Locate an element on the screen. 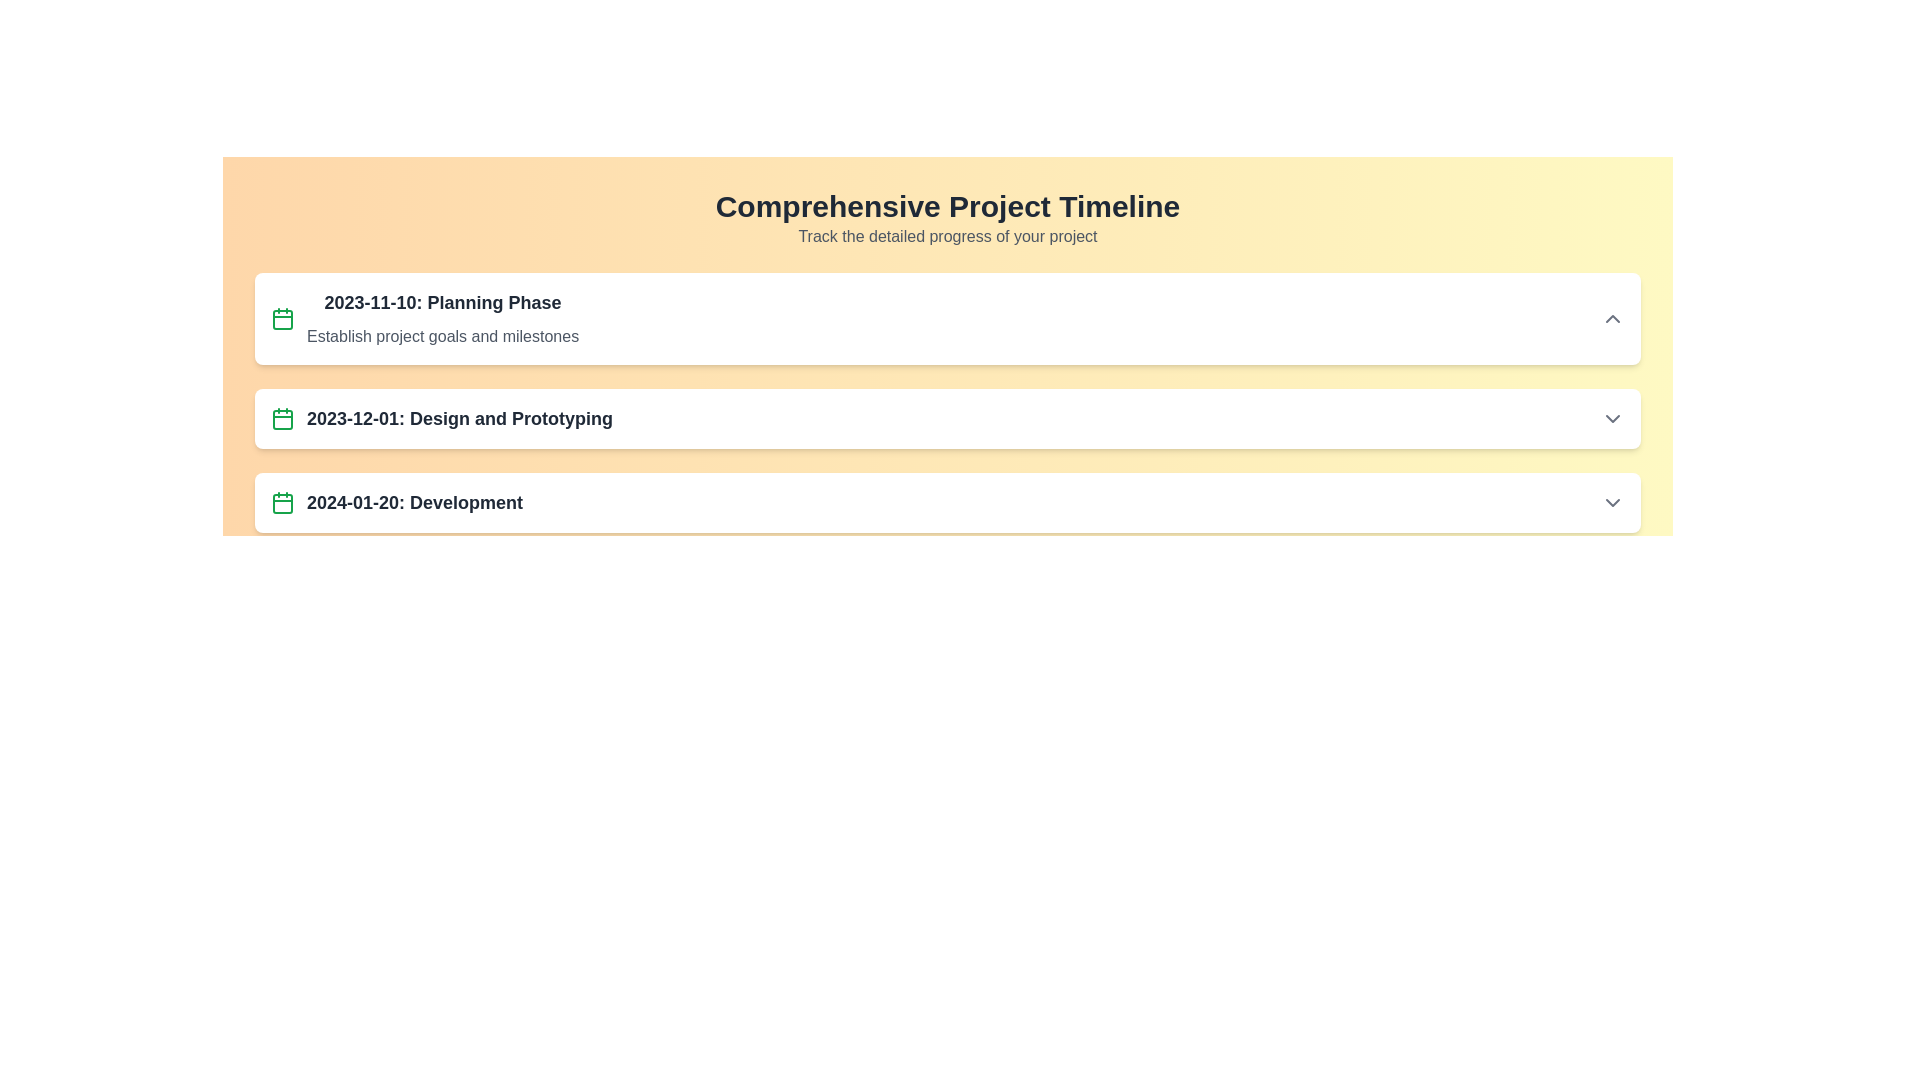 This screenshot has width=1920, height=1080. event information from the list item containing a green calendar icon and the text '2024-01-20: Development', which is the third entry in a vertical list of similar elements is located at coordinates (397, 501).